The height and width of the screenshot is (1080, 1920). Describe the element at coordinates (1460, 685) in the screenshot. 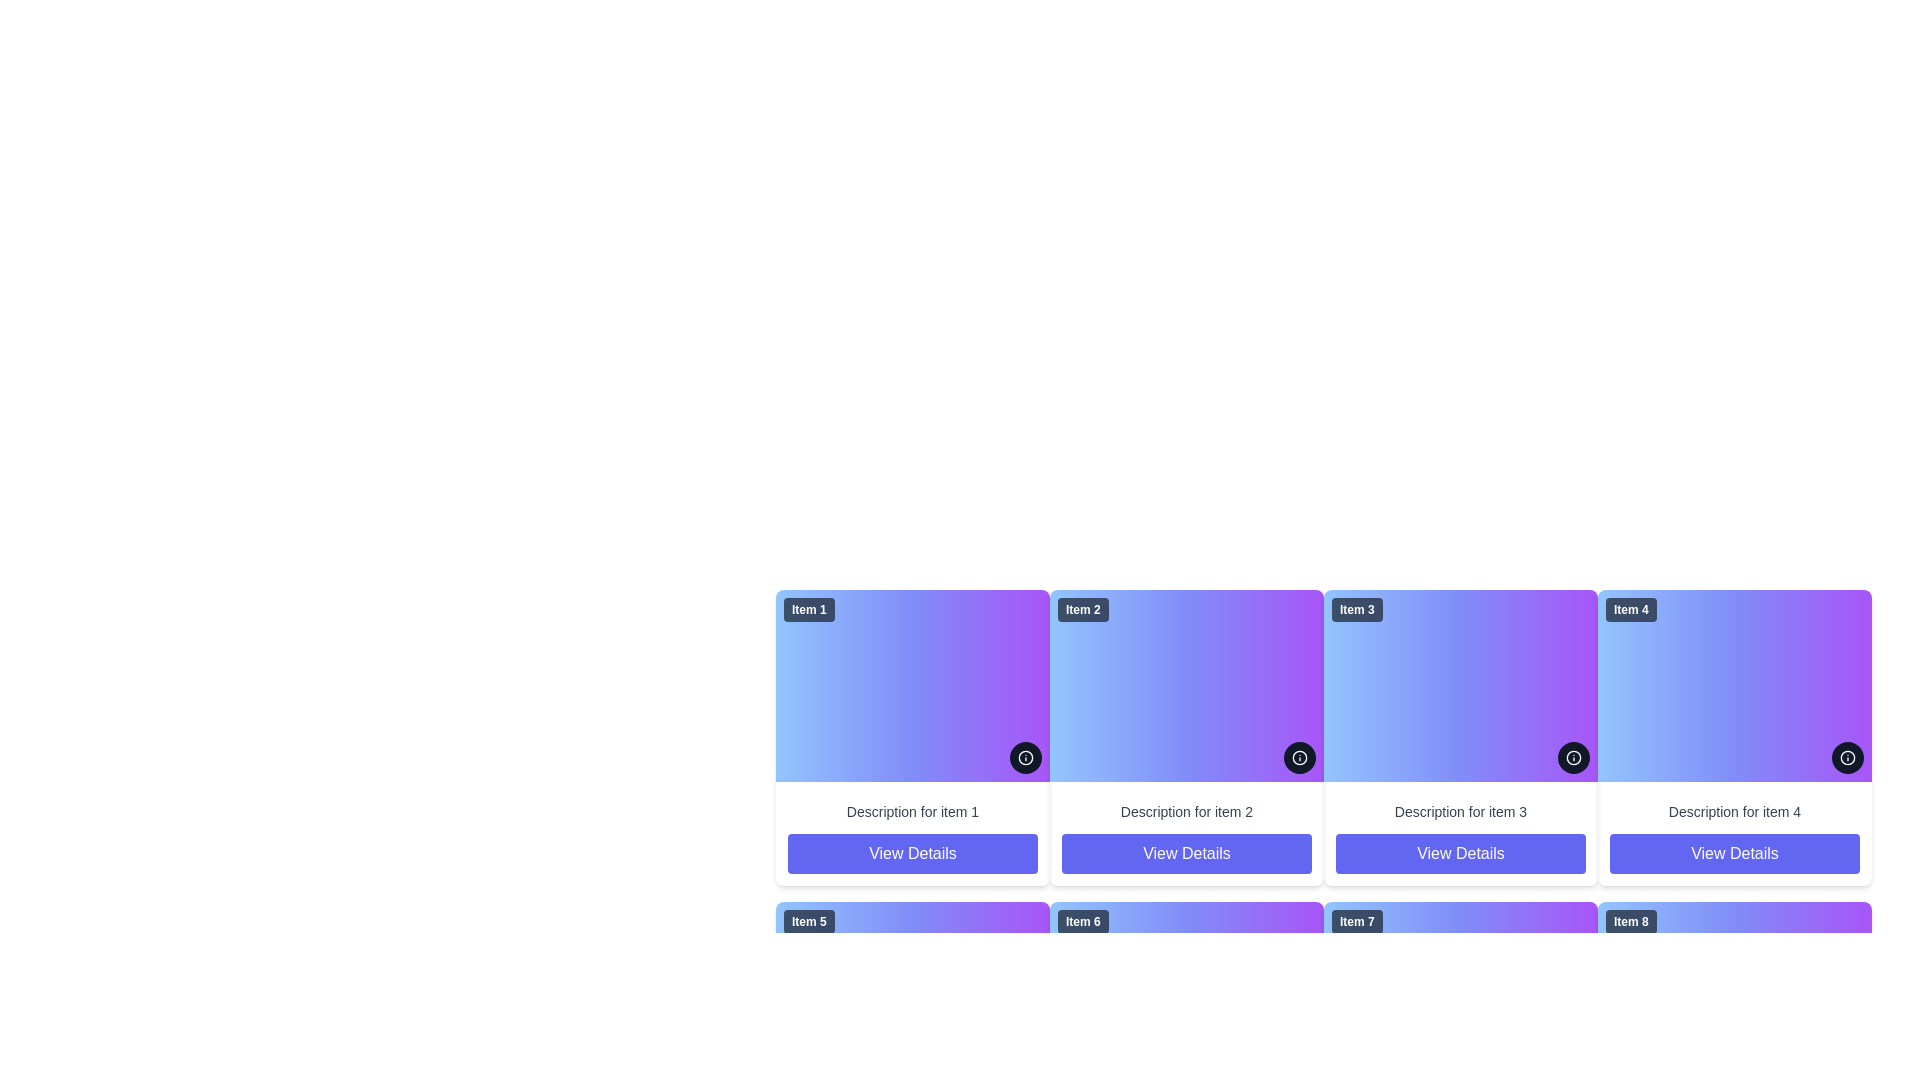

I see `the 'Item 3' card element` at that location.